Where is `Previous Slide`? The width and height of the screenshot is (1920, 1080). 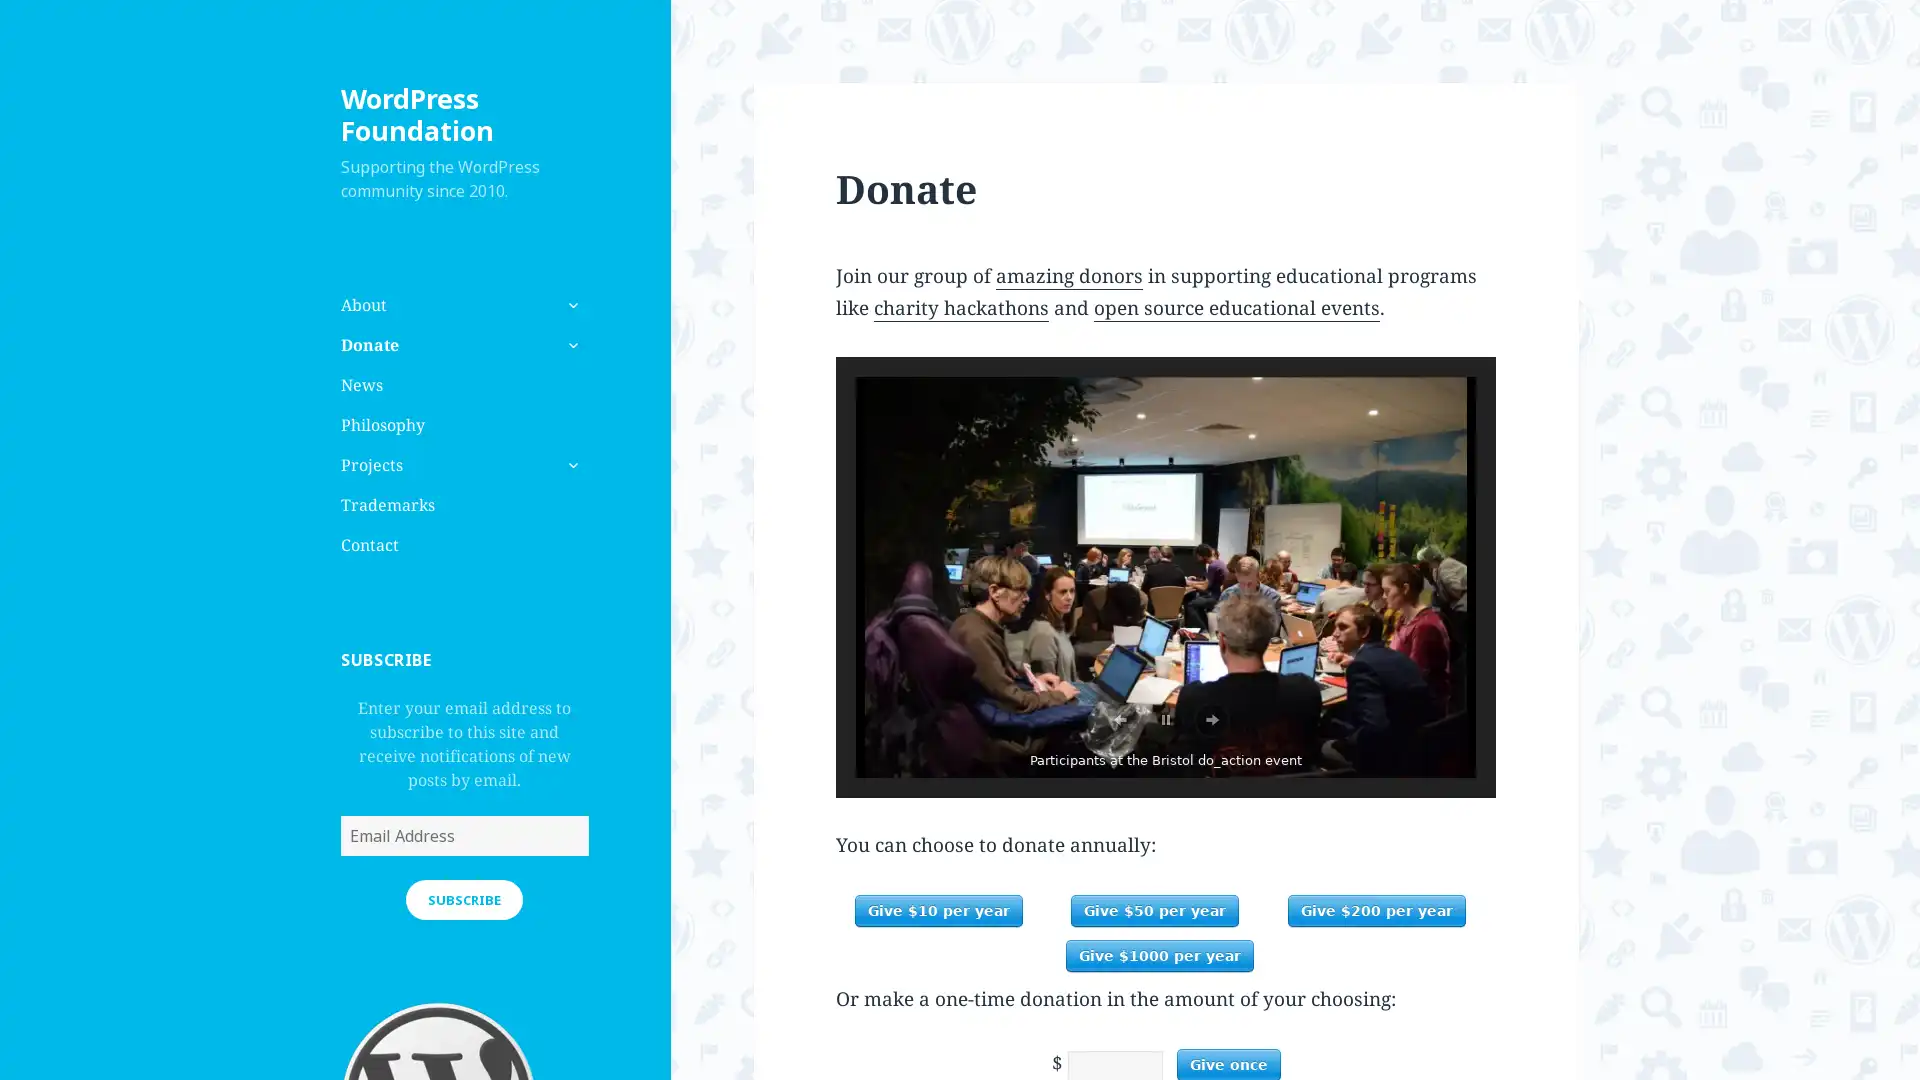
Previous Slide is located at coordinates (1118, 720).